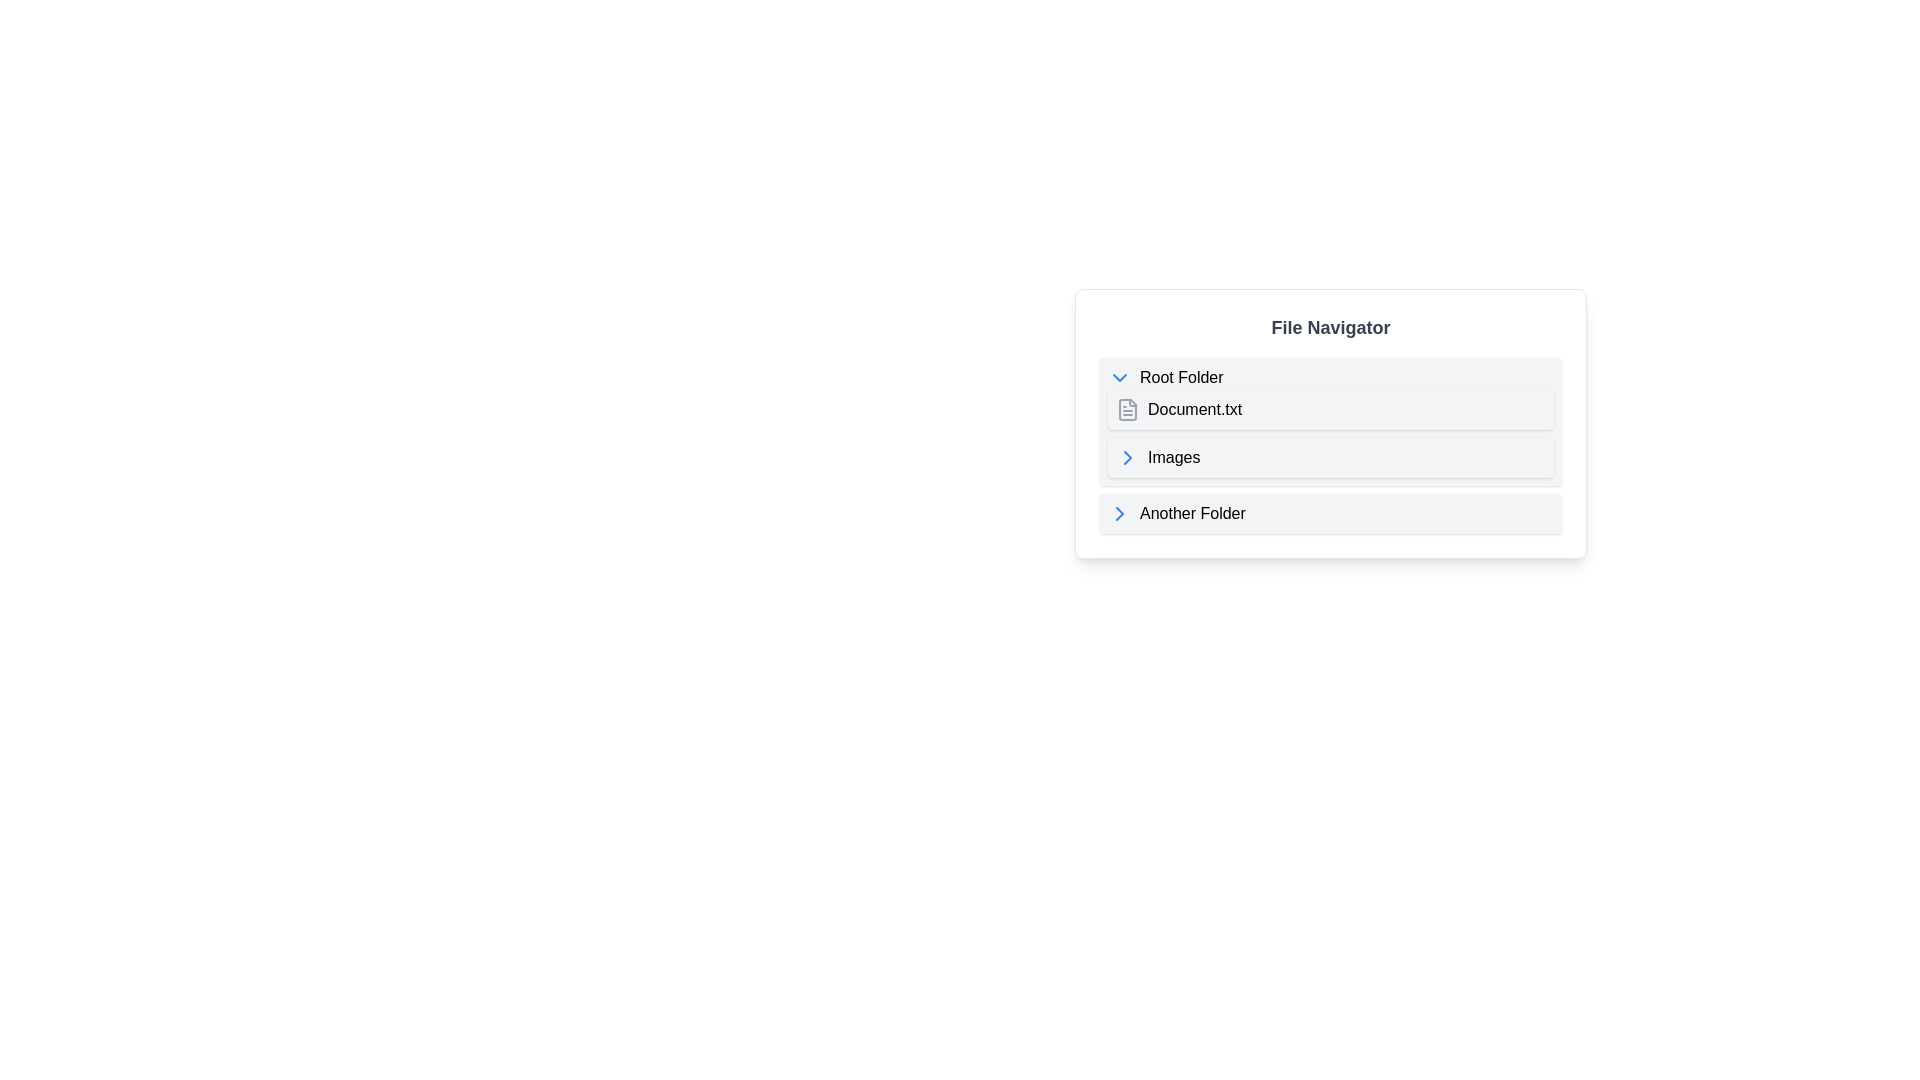 The image size is (1920, 1080). What do you see at coordinates (1128, 408) in the screenshot?
I see `the document icon, which resembles a gray document sheet with horizontal lines` at bounding box center [1128, 408].